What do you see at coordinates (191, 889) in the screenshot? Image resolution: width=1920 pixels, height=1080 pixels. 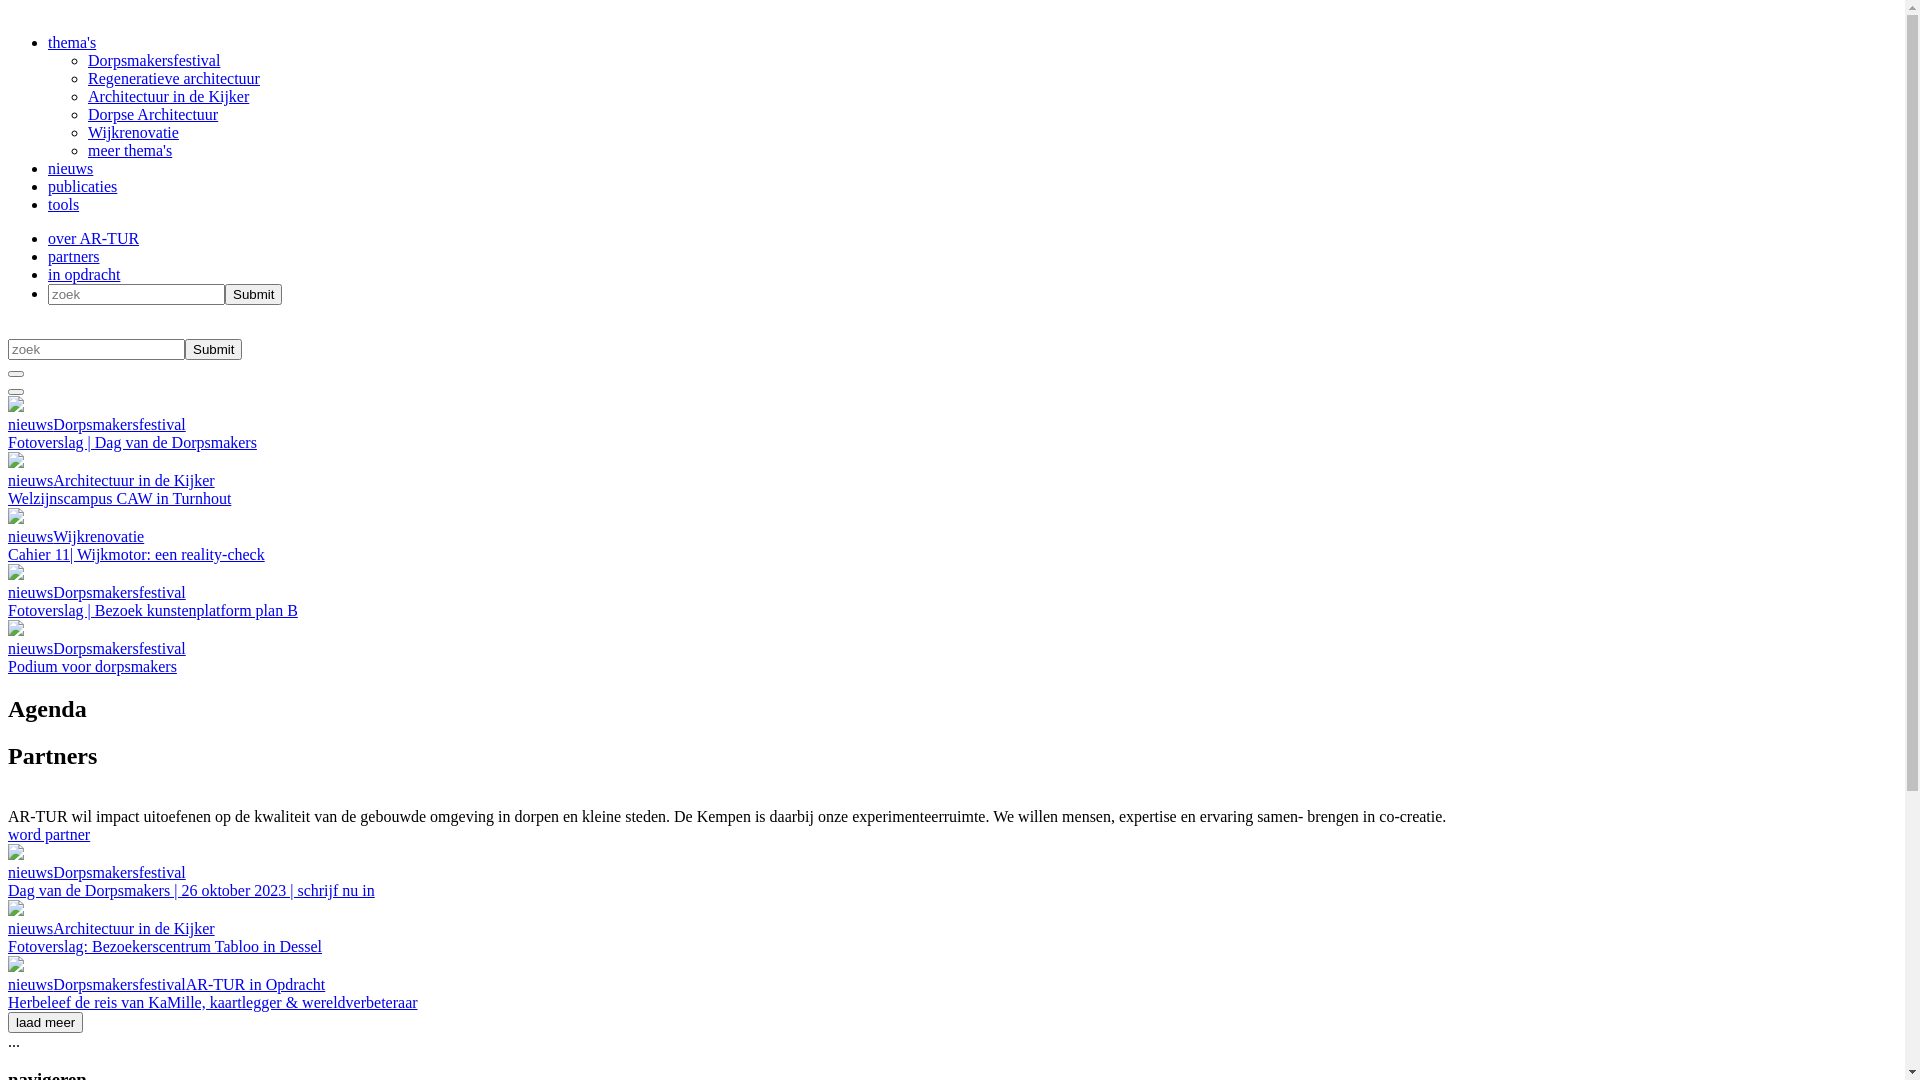 I see `'Dag van de Dorpsmakers | 26 oktober 2023 | schrijf nu in'` at bounding box center [191, 889].